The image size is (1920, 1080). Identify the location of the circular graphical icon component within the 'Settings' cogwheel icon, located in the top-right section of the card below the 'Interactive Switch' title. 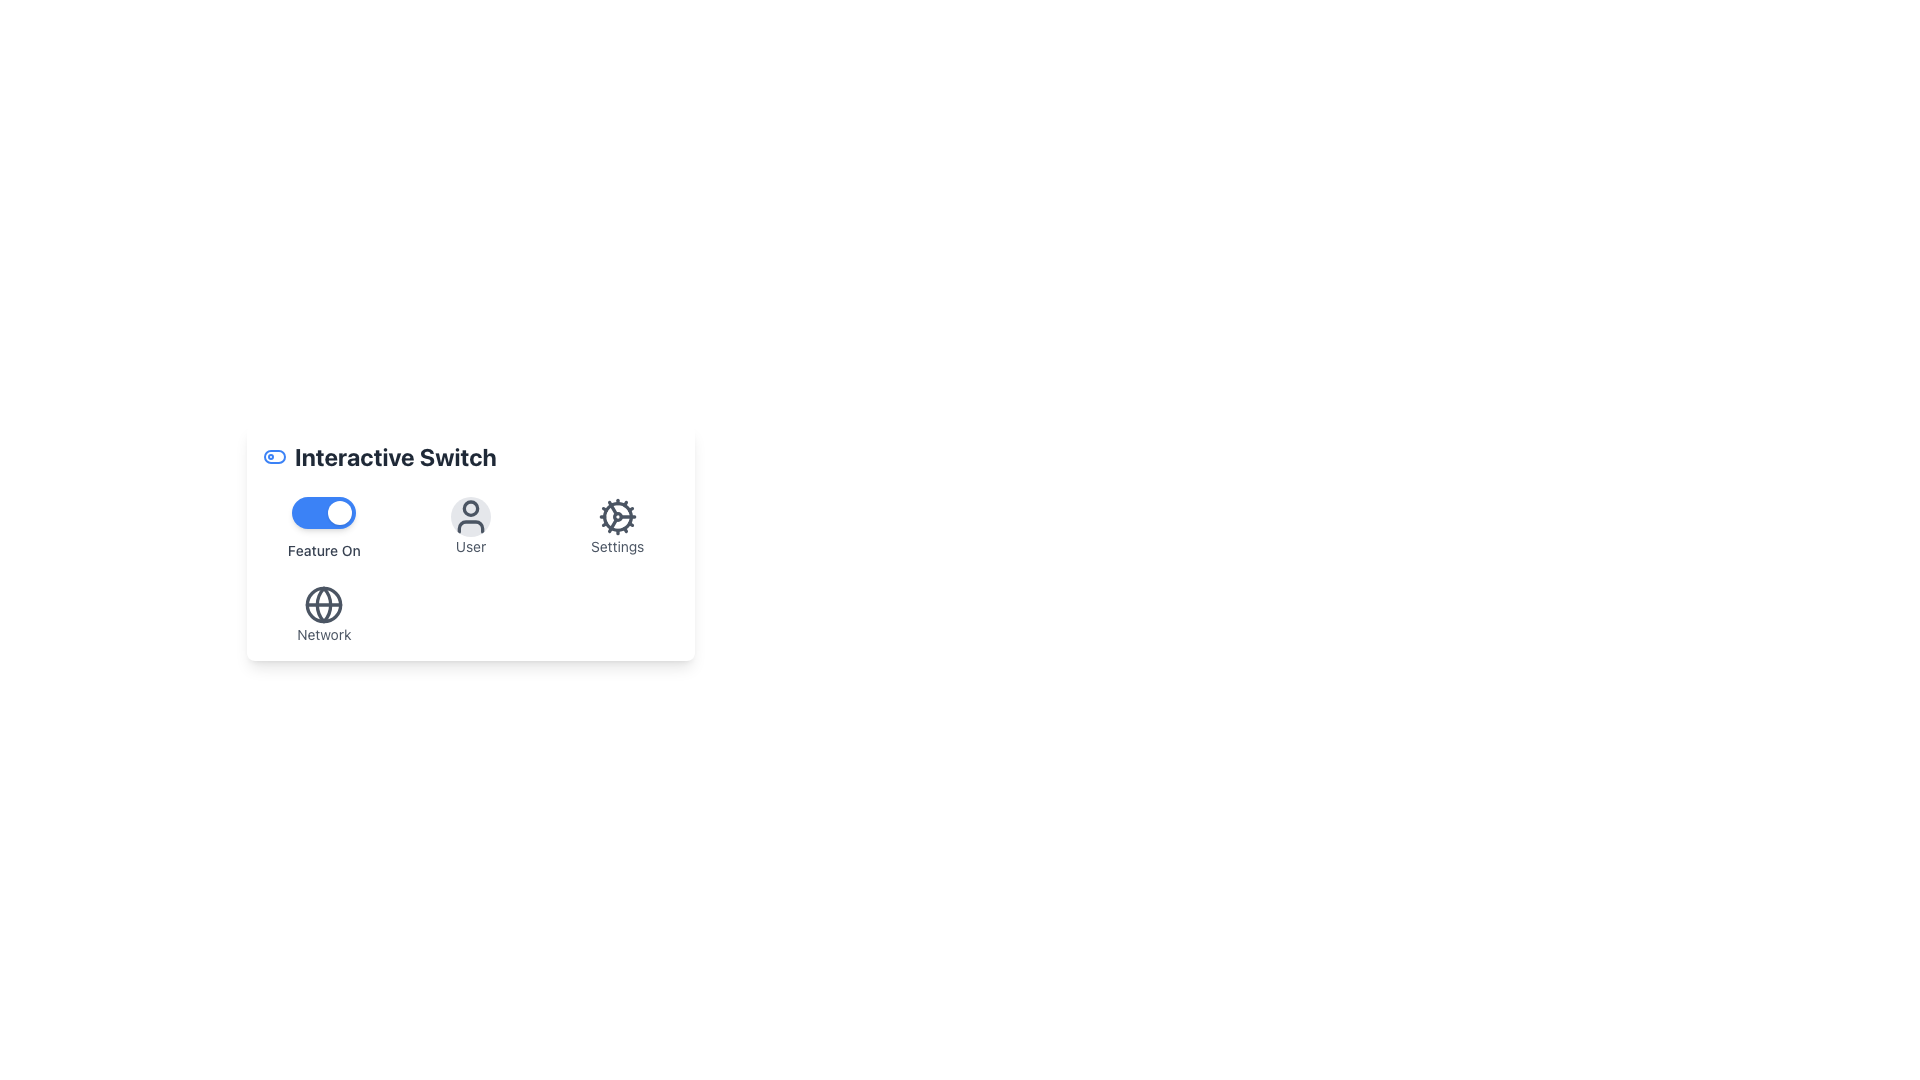
(616, 515).